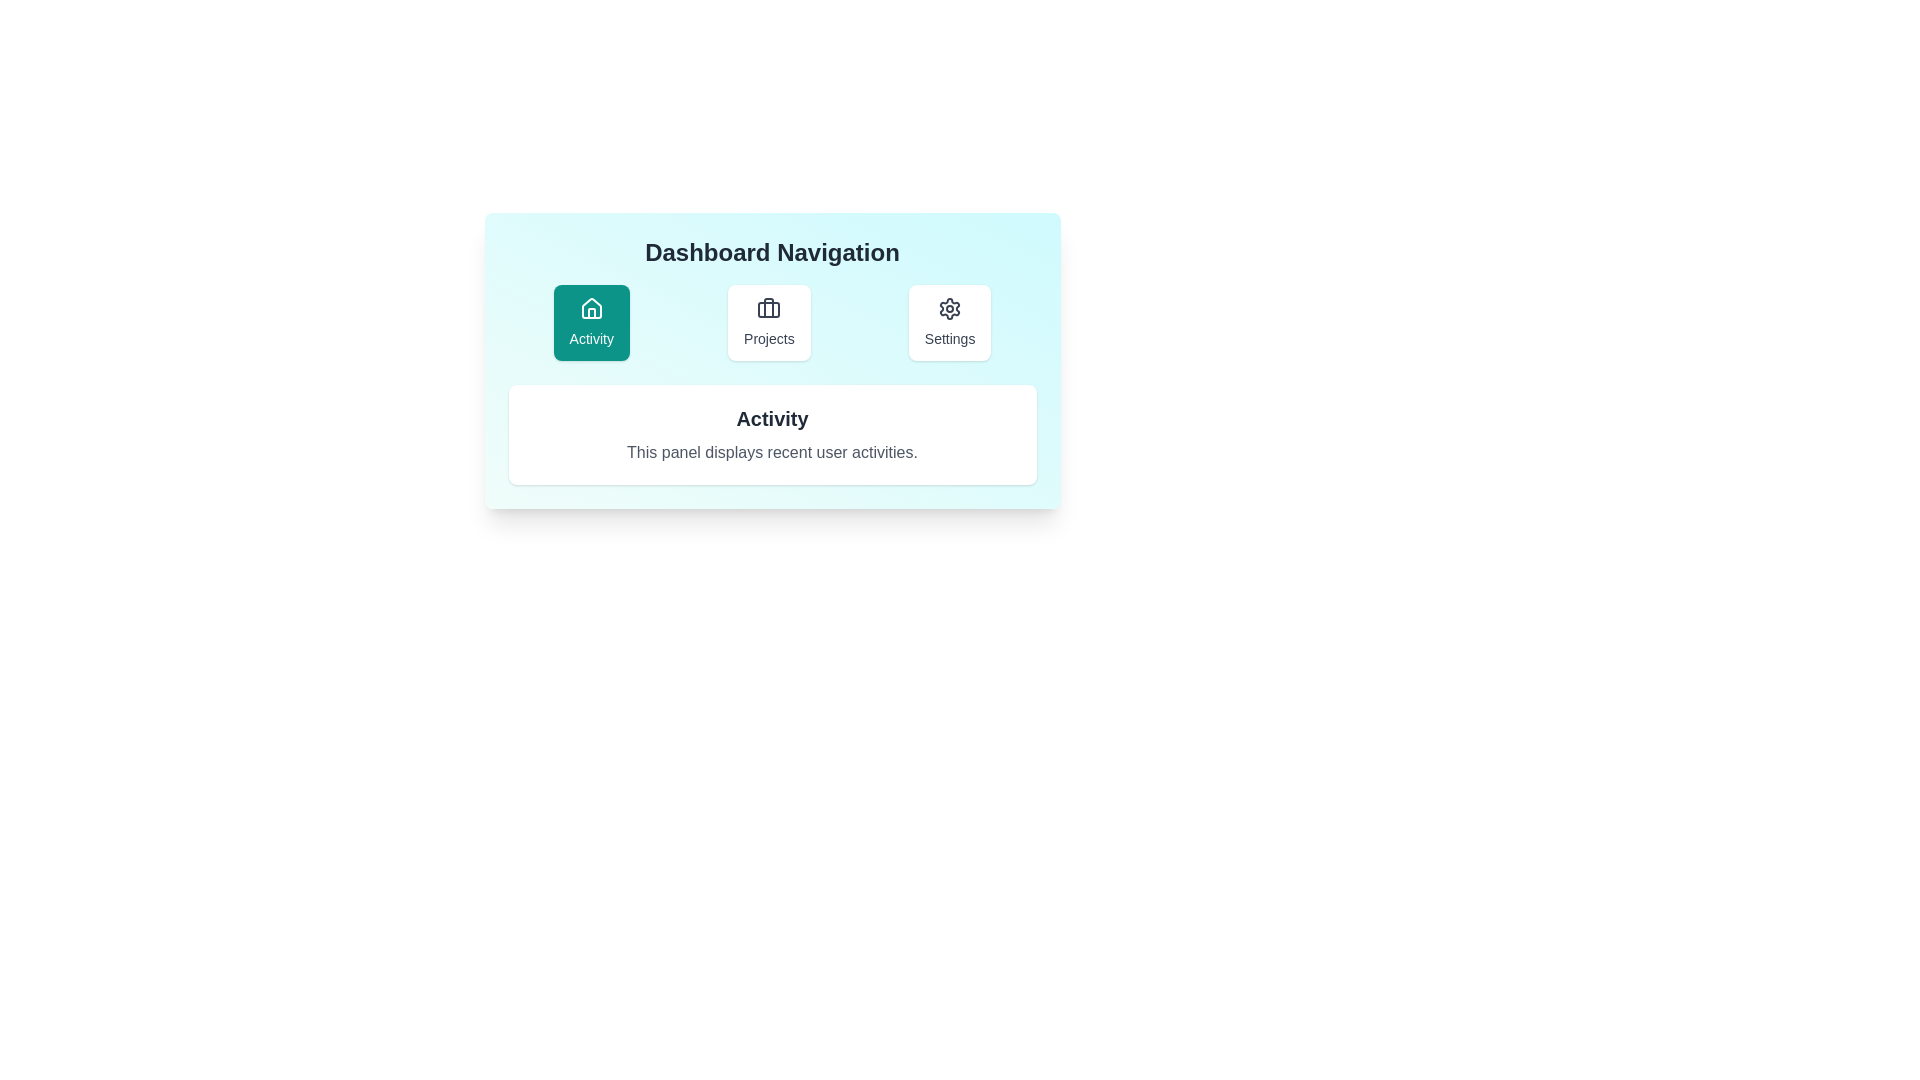  What do you see at coordinates (949, 308) in the screenshot?
I see `the settings icon located at the top-right corner of the navigation card, positioned after 'Activity' and 'Projects'` at bounding box center [949, 308].